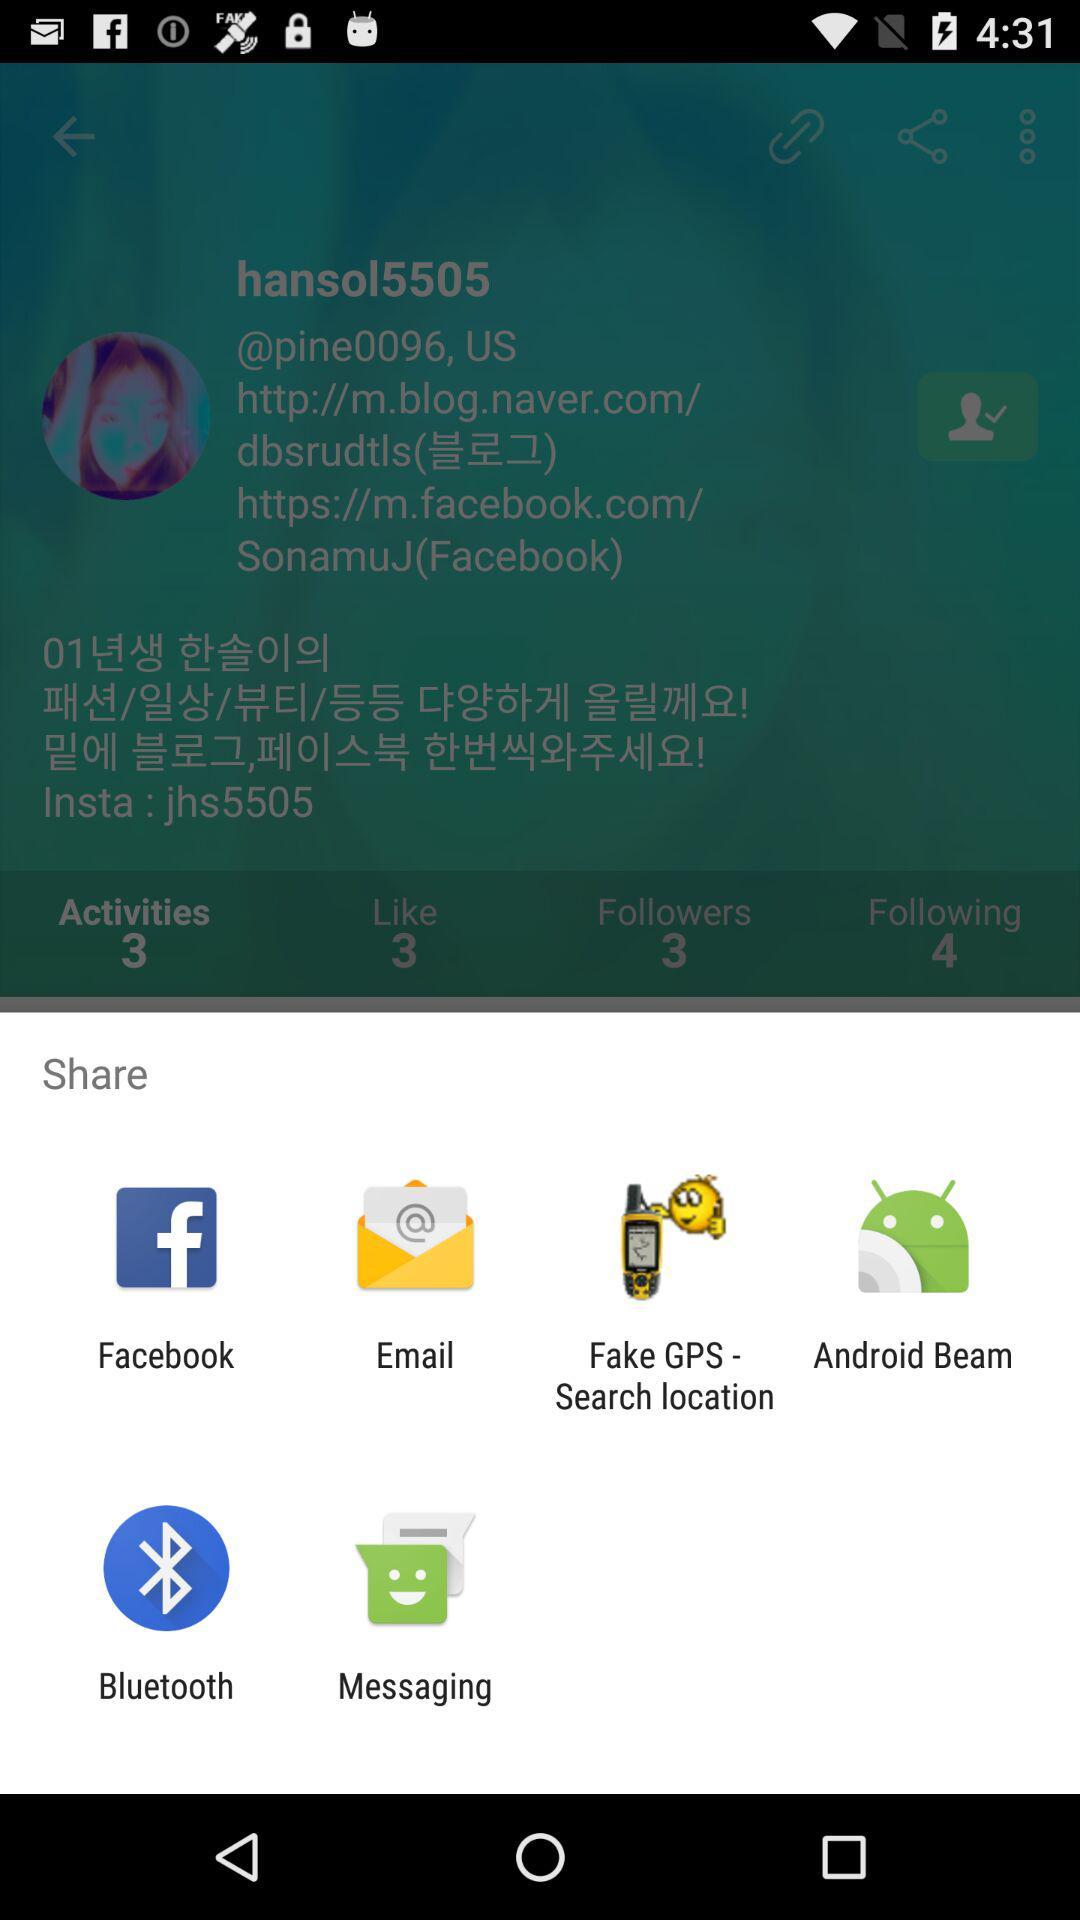 This screenshot has height=1920, width=1080. I want to click on icon next to bluetooth app, so click(414, 1705).